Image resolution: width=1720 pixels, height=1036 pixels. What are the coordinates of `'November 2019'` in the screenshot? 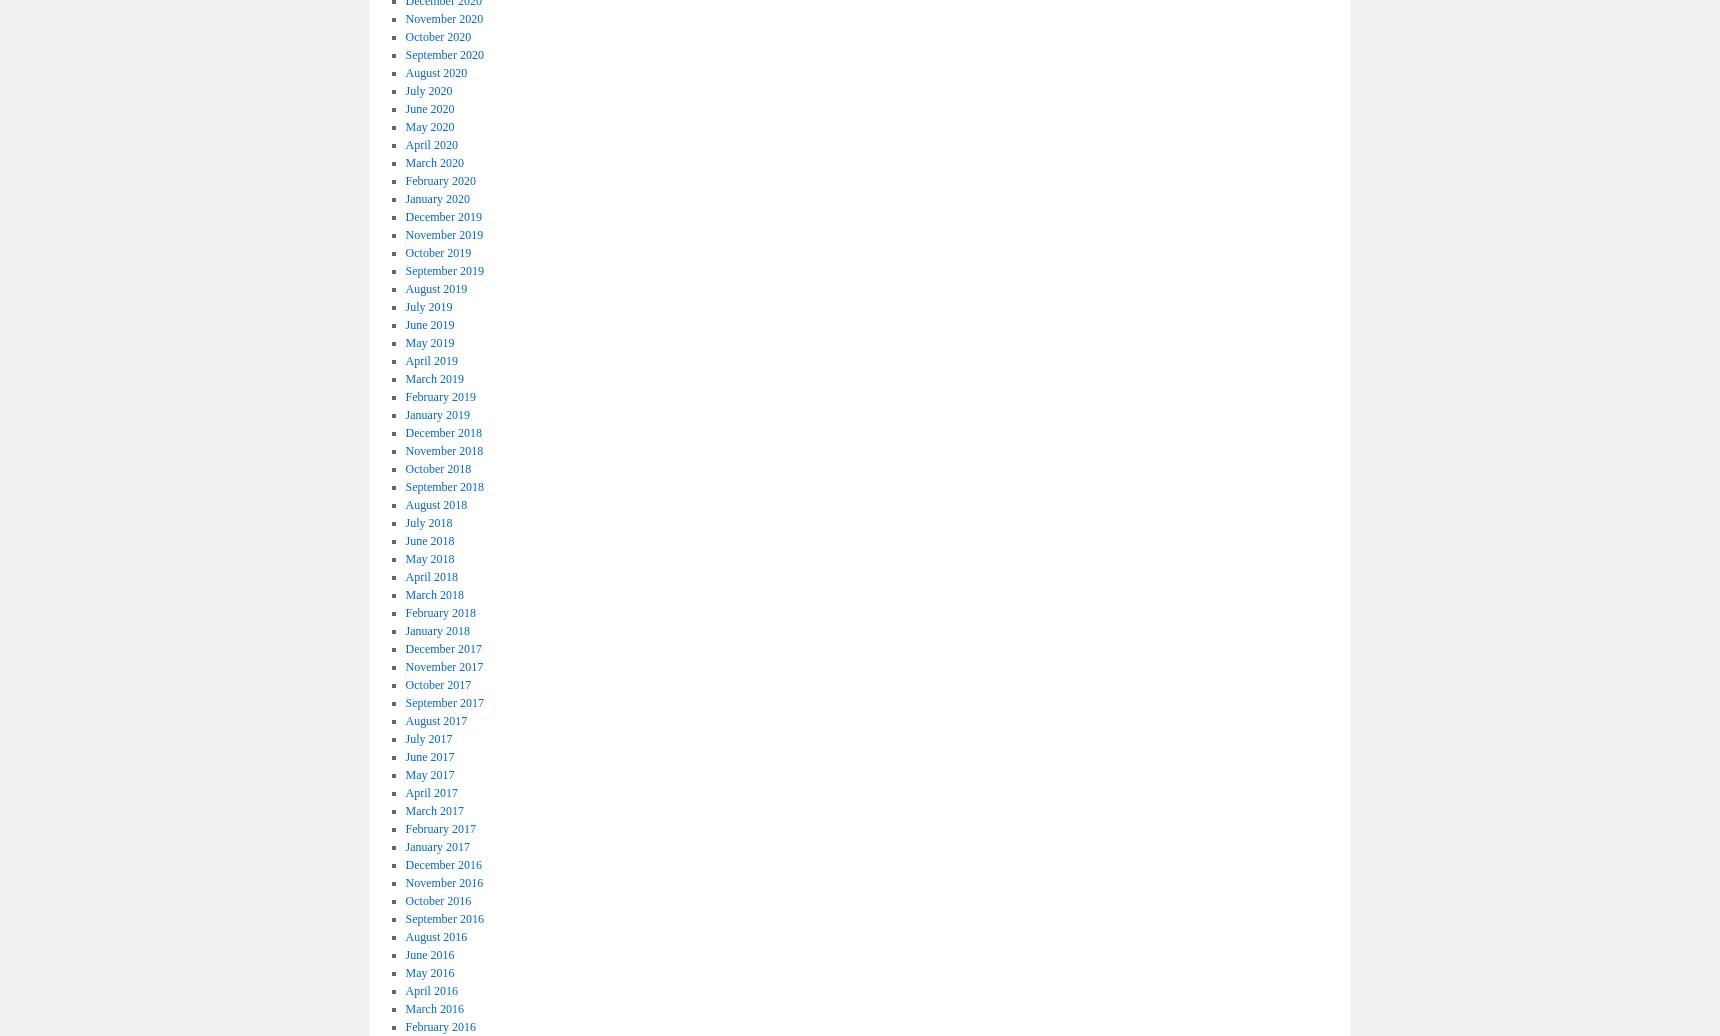 It's located at (405, 234).